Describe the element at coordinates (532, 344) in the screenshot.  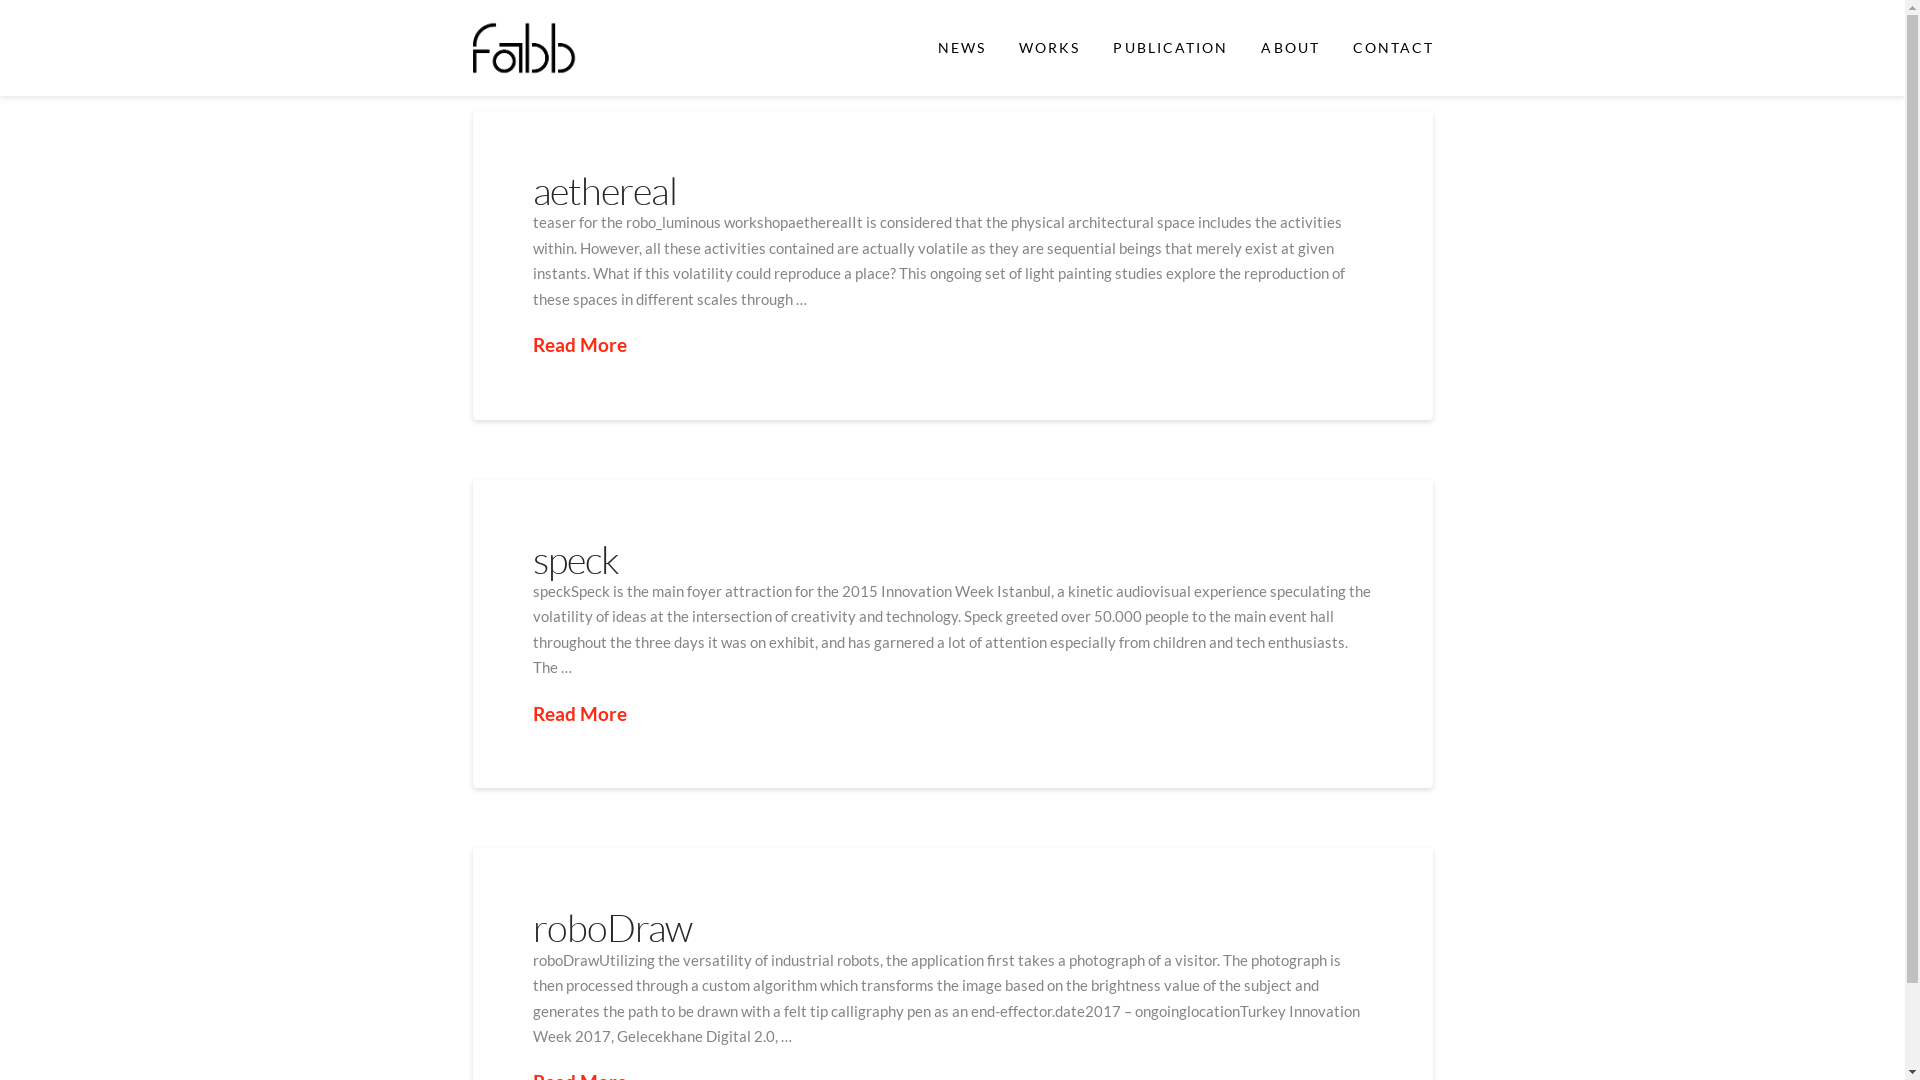
I see `'Read More'` at that location.